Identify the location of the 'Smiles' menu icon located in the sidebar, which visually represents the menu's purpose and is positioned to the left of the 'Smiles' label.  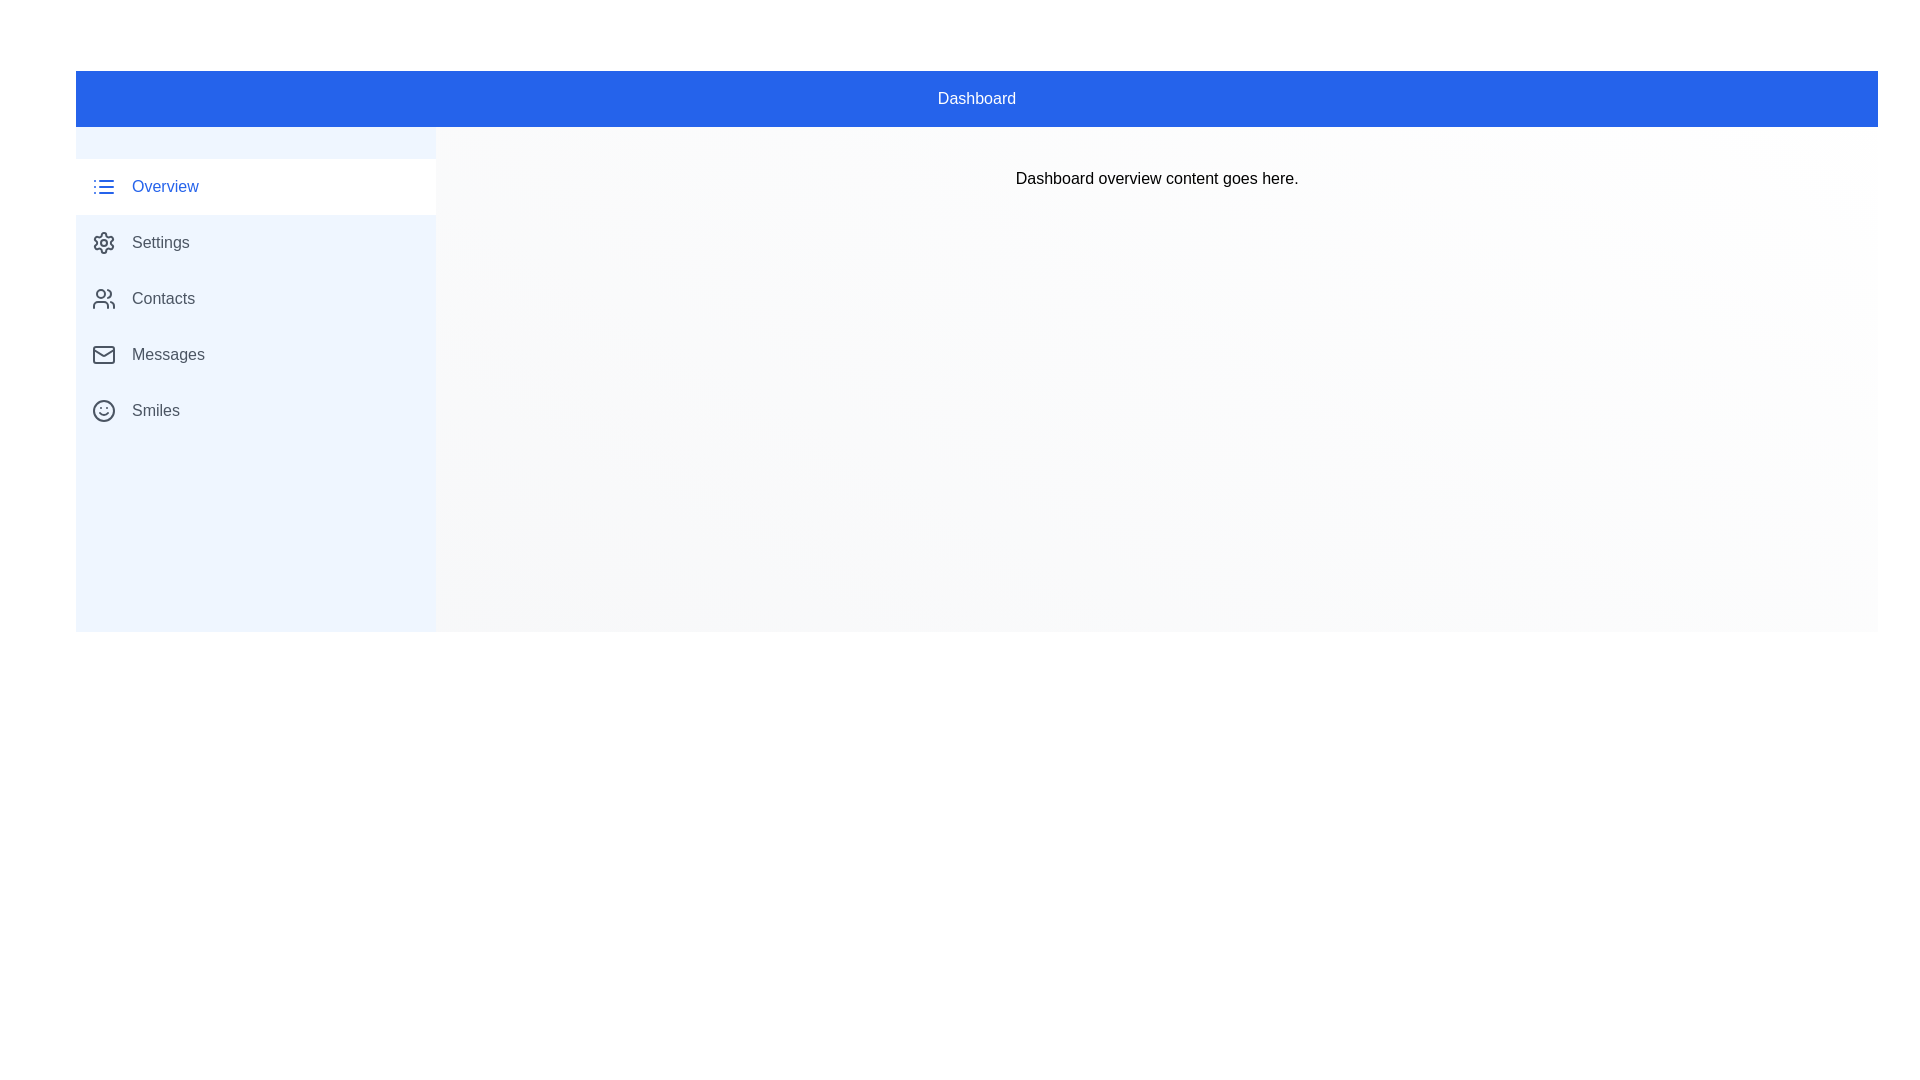
(103, 410).